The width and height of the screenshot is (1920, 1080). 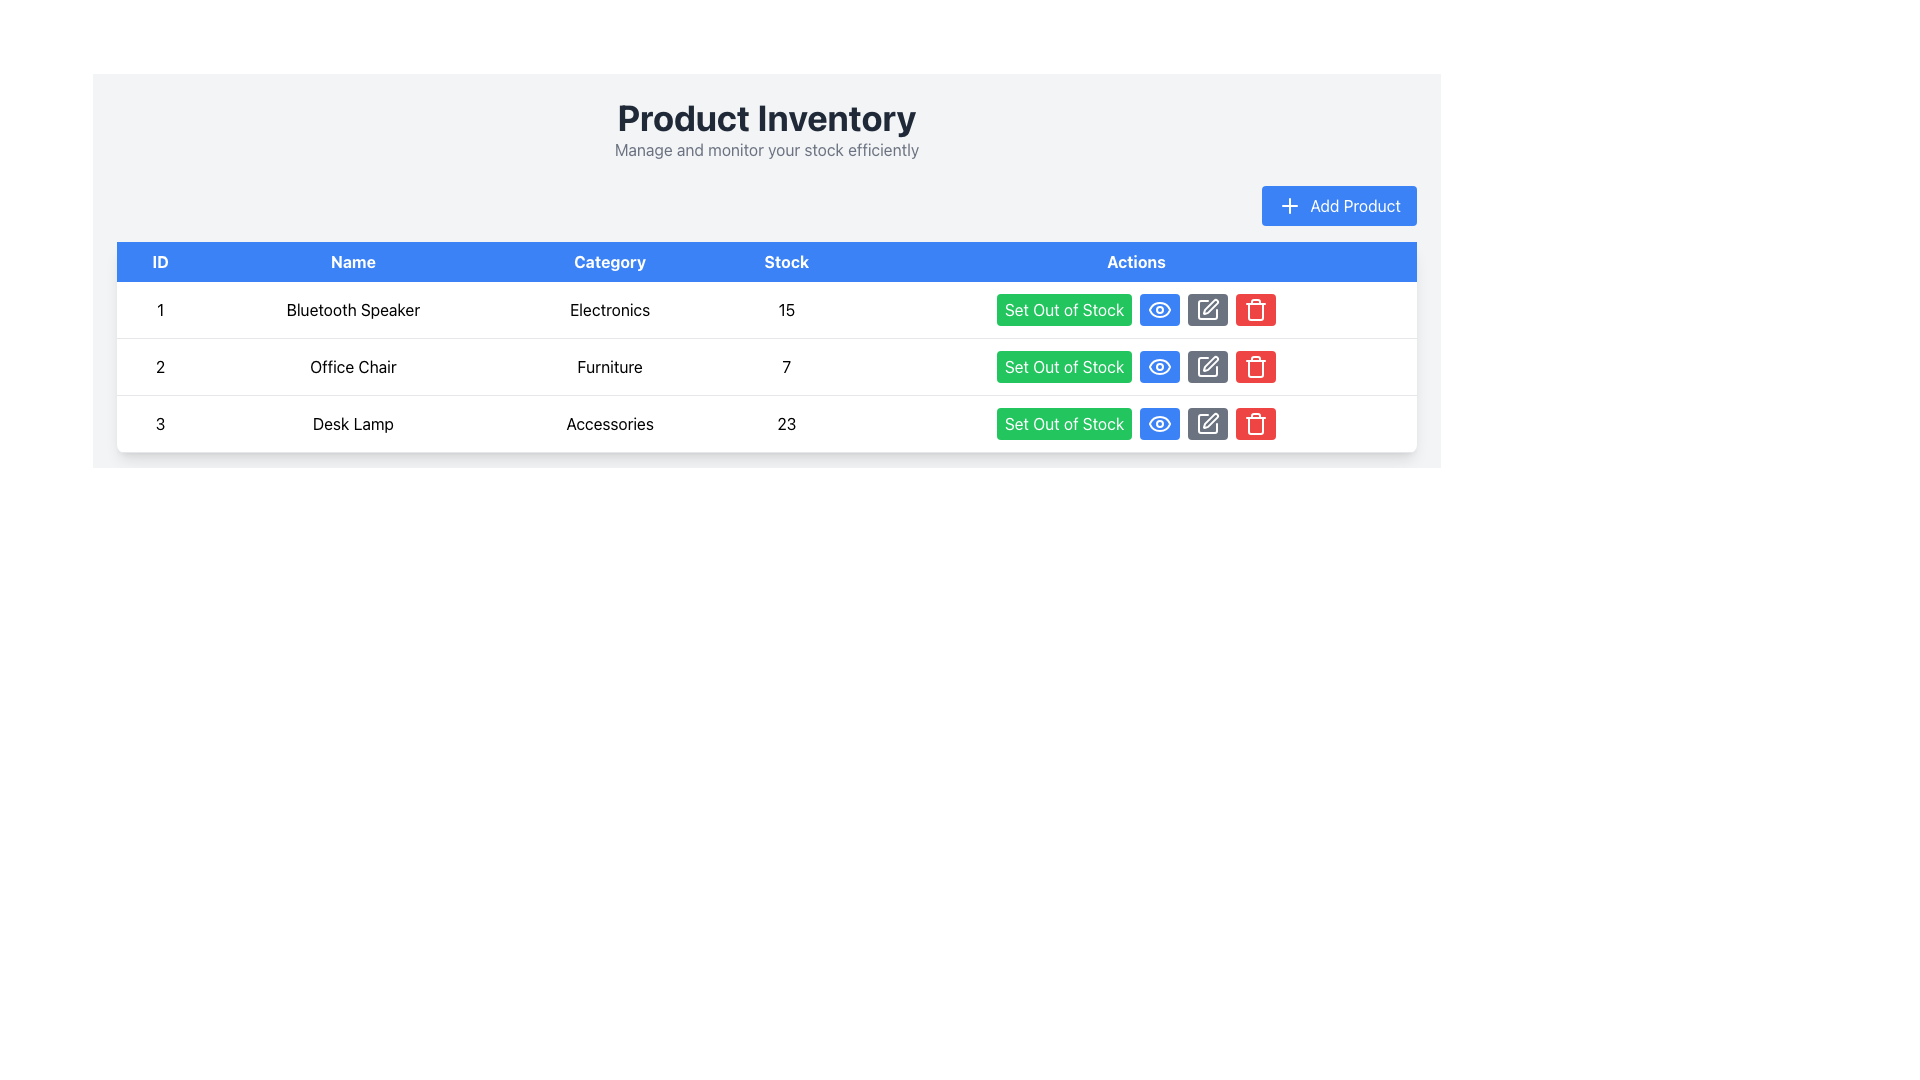 I want to click on the numeric label displaying '2' in the ID column of the second row of the data table, so click(x=160, y=366).